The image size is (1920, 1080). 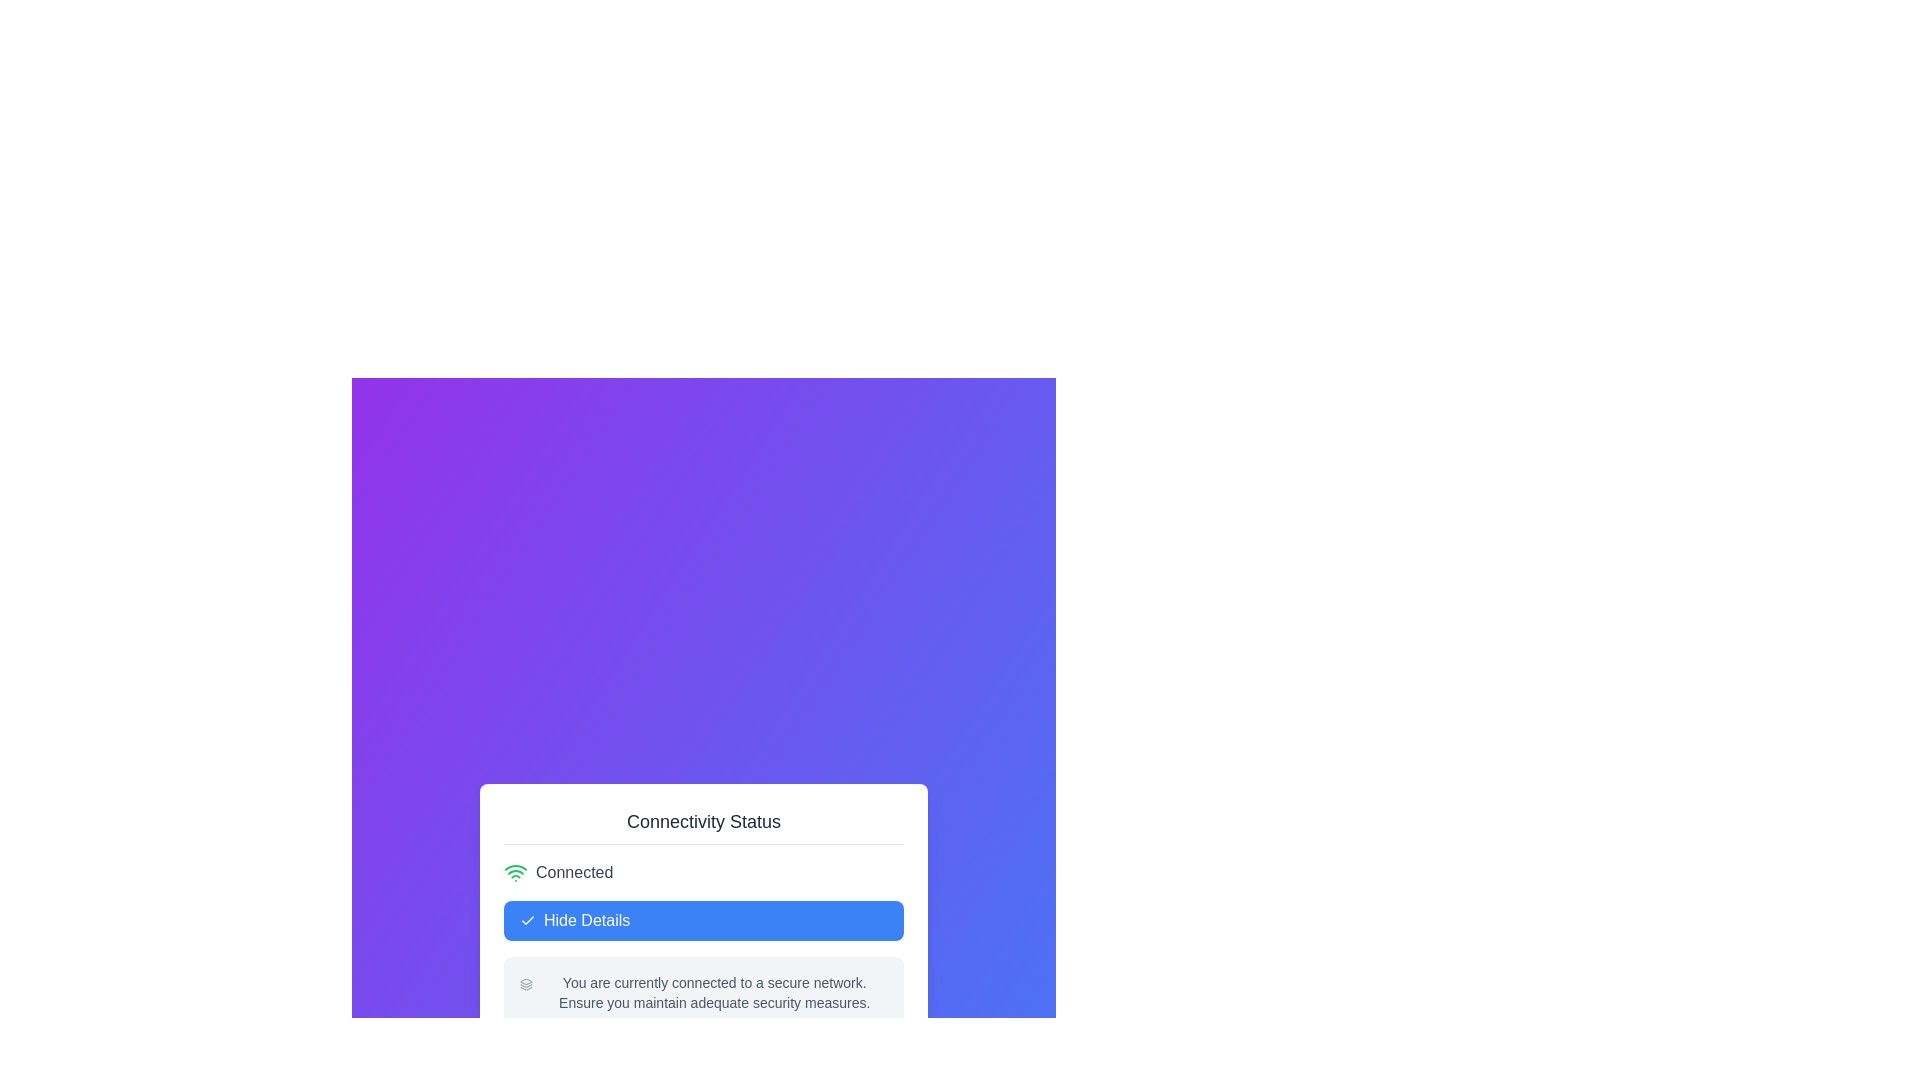 What do you see at coordinates (528, 920) in the screenshot?
I see `the vector-based checkmark icon located inside the 'Hide Details' button, which is positioned at the center-right of the interface under the 'Connectivity Status' modal window` at bounding box center [528, 920].